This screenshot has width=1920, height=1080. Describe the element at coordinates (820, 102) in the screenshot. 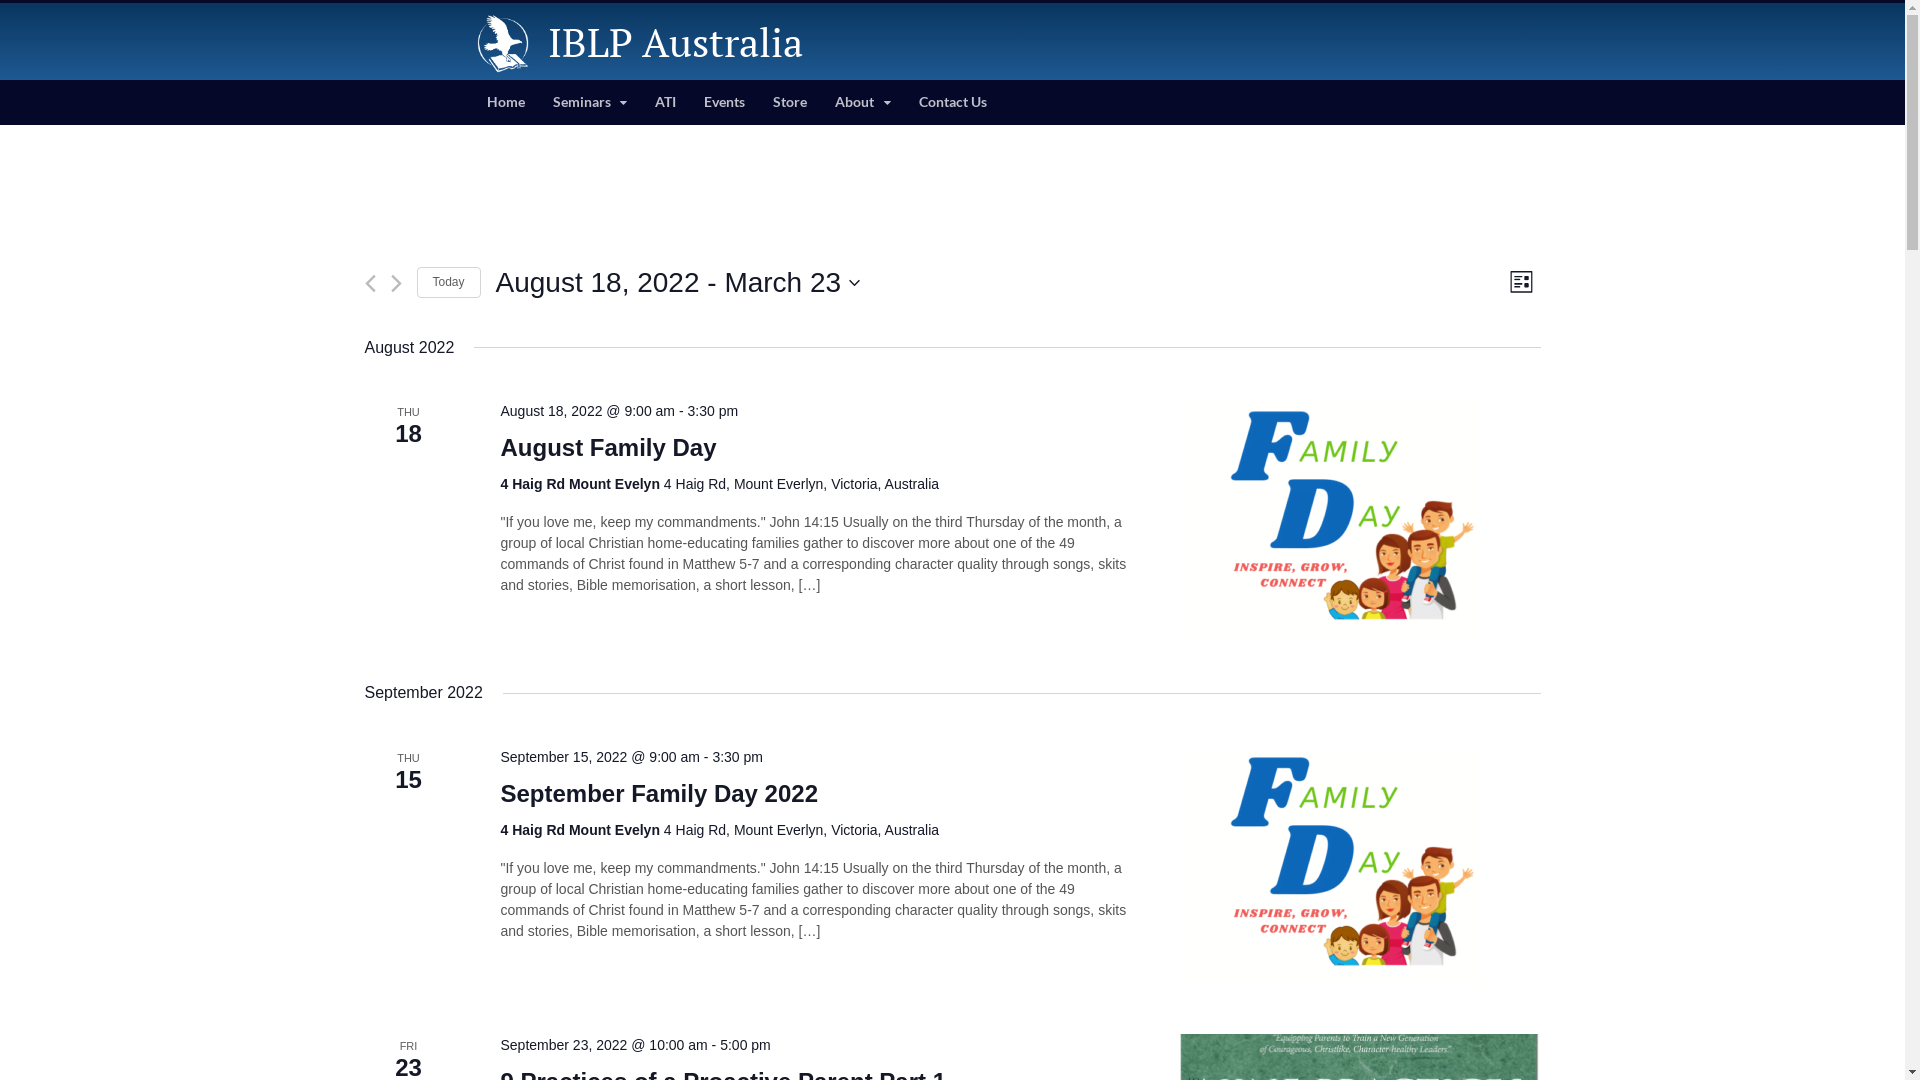

I see `'About'` at that location.